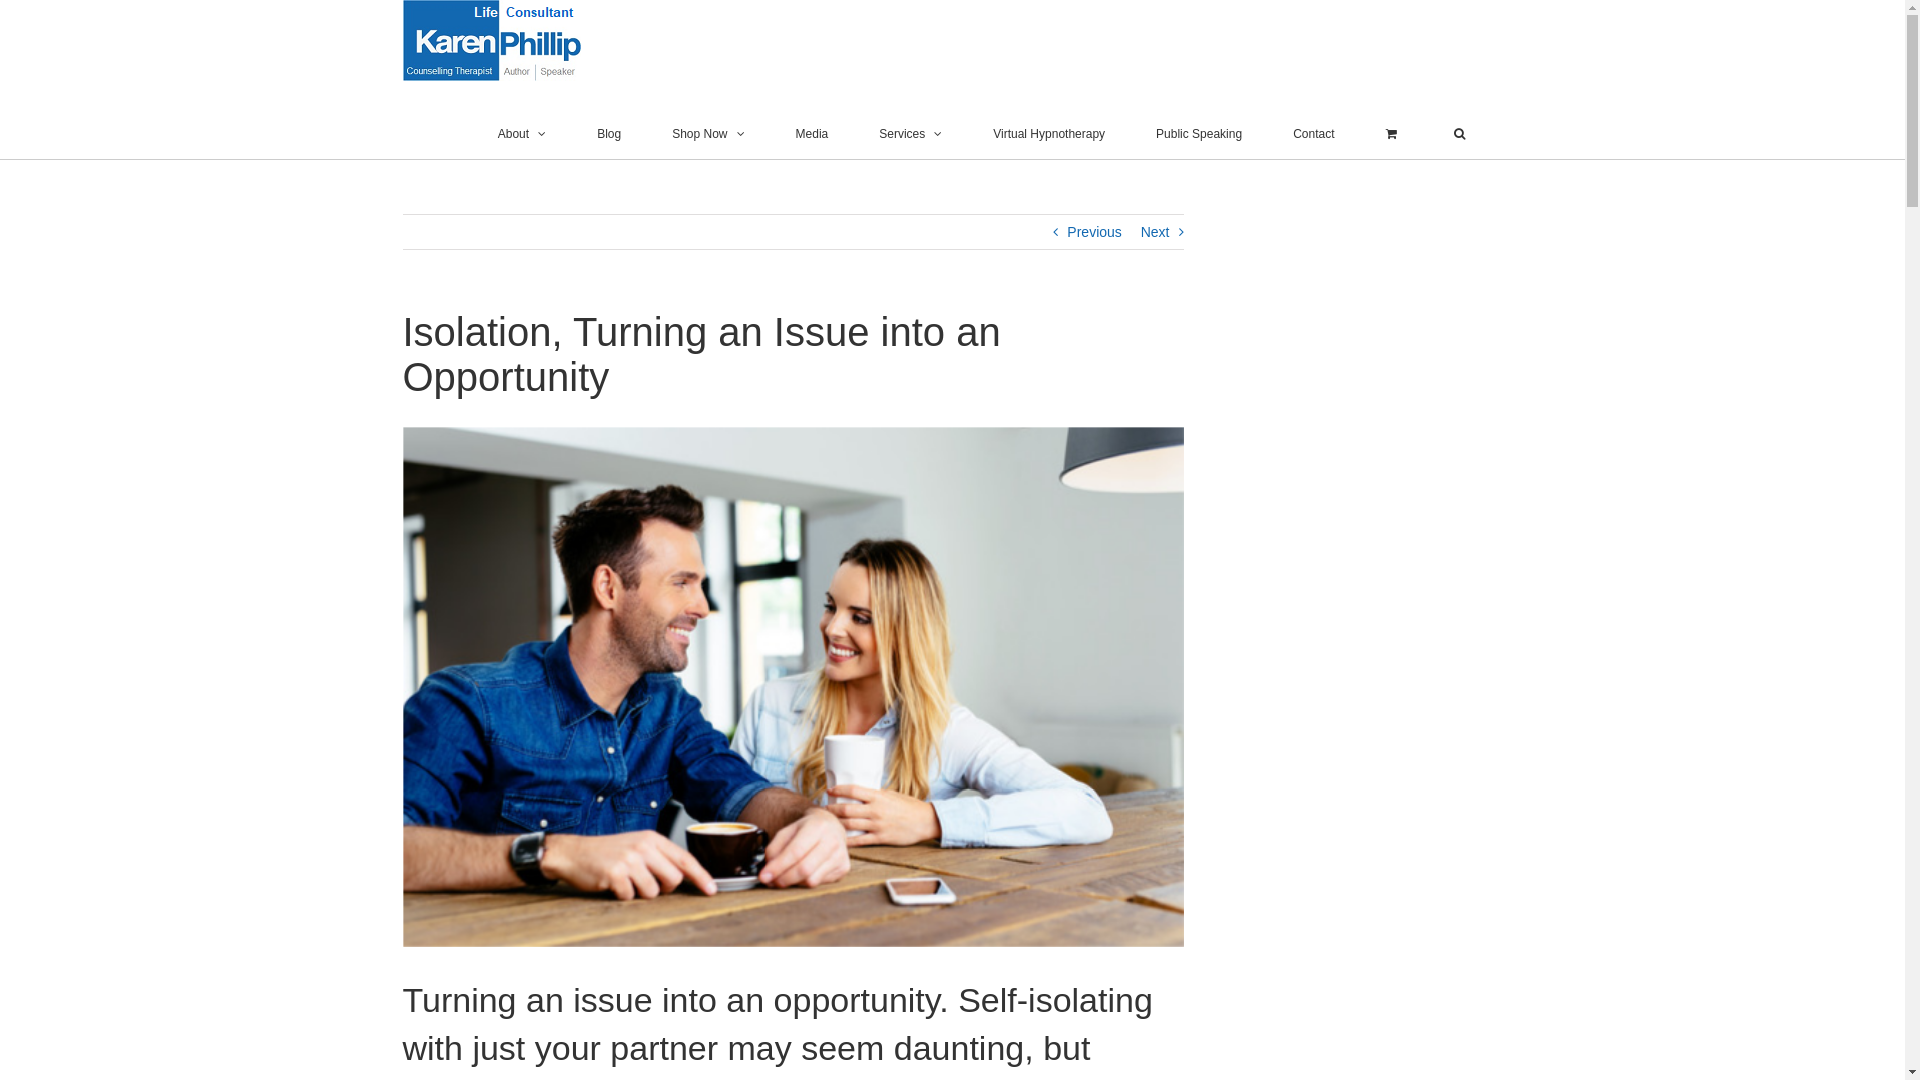  Describe the element at coordinates (1048, 134) in the screenshot. I see `'Virtual Hypnotherapy'` at that location.